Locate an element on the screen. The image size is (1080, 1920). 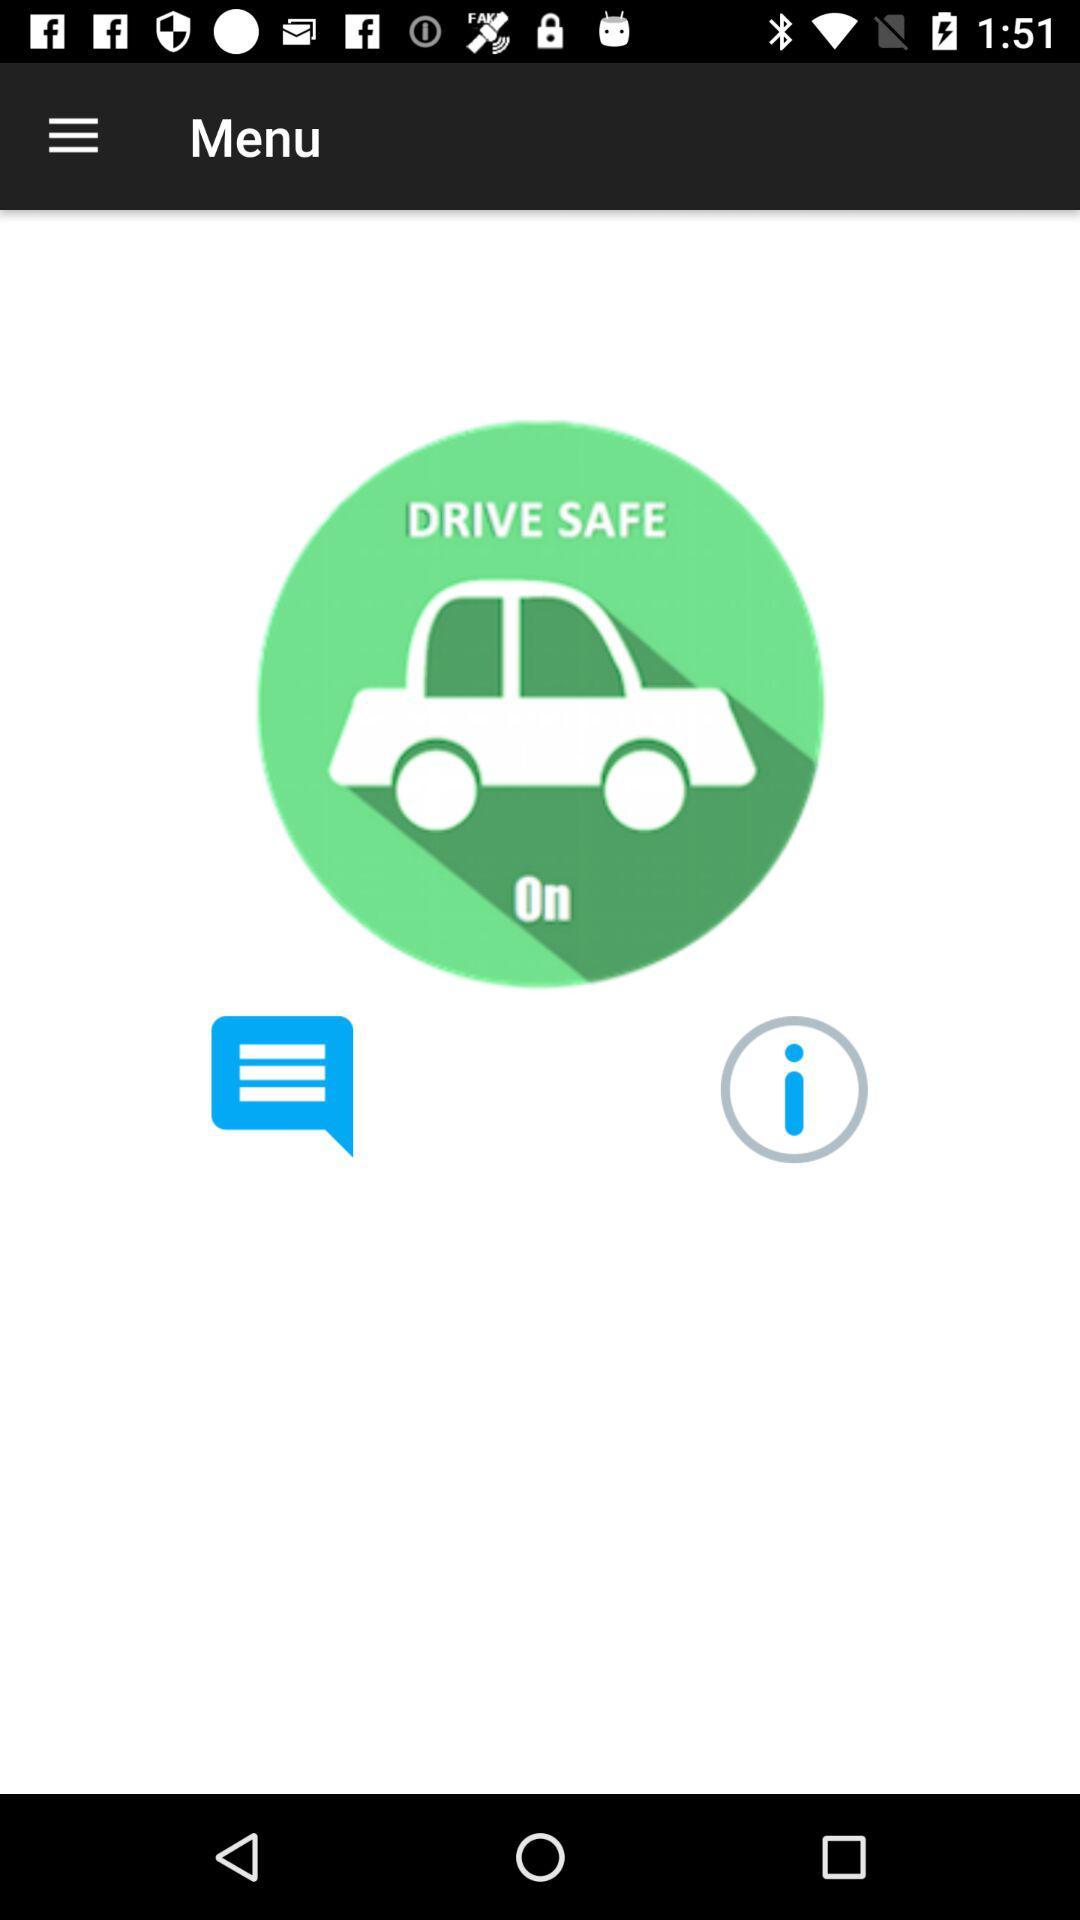
item below the menu icon is located at coordinates (538, 703).